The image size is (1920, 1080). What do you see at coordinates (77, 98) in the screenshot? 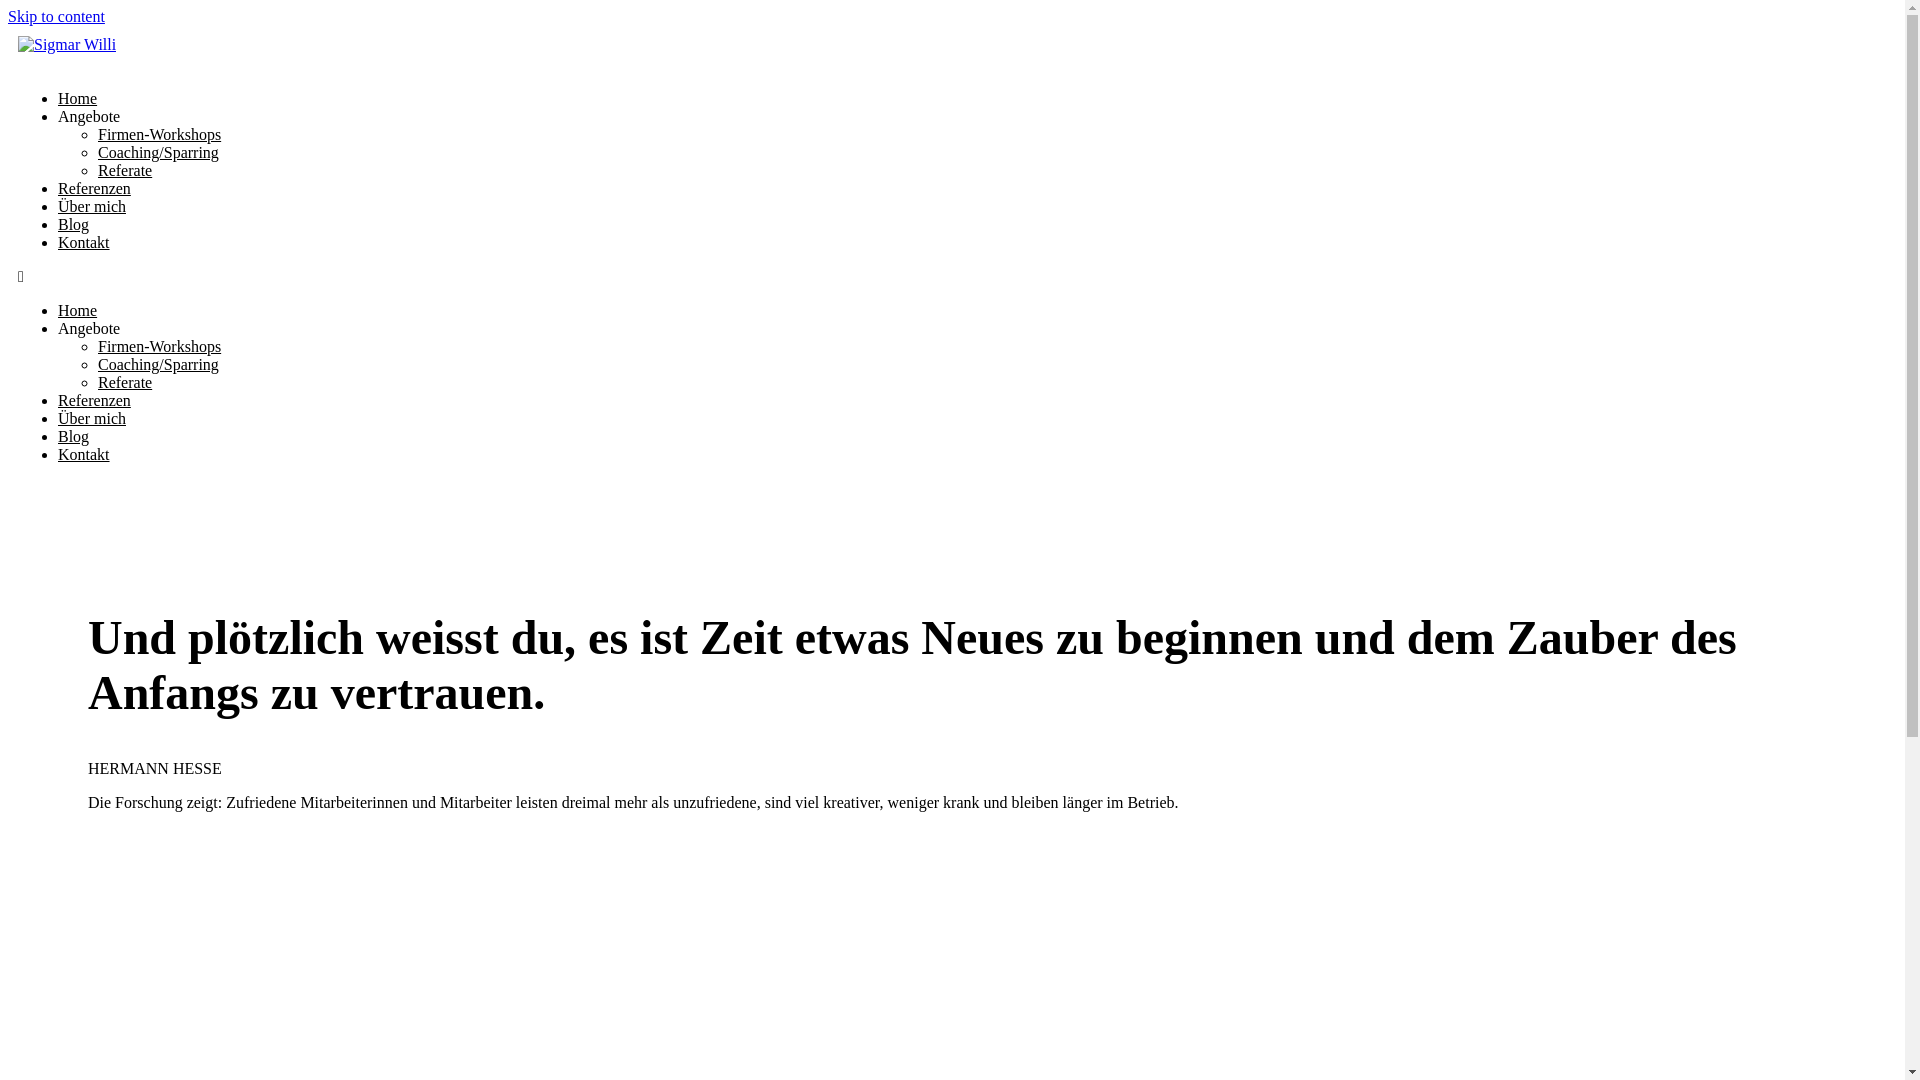
I see `'Home'` at bounding box center [77, 98].